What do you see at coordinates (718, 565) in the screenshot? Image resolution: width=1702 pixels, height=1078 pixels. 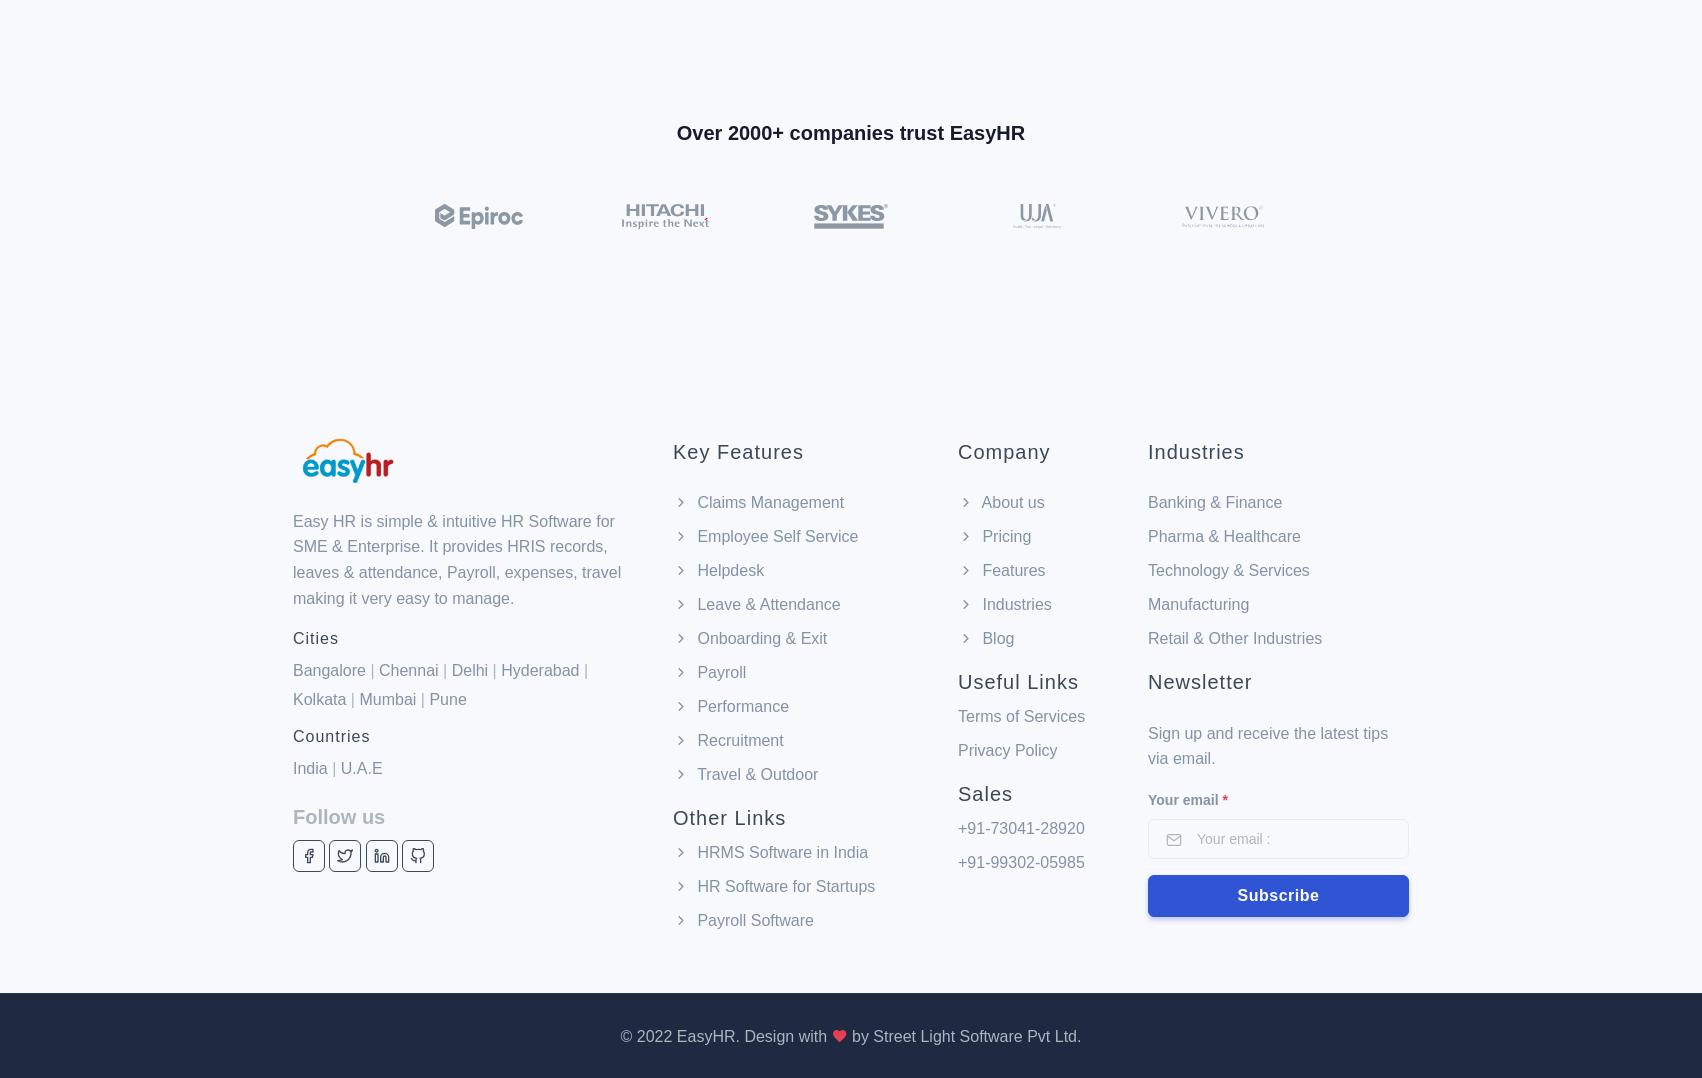 I see `'Payroll'` at bounding box center [718, 565].